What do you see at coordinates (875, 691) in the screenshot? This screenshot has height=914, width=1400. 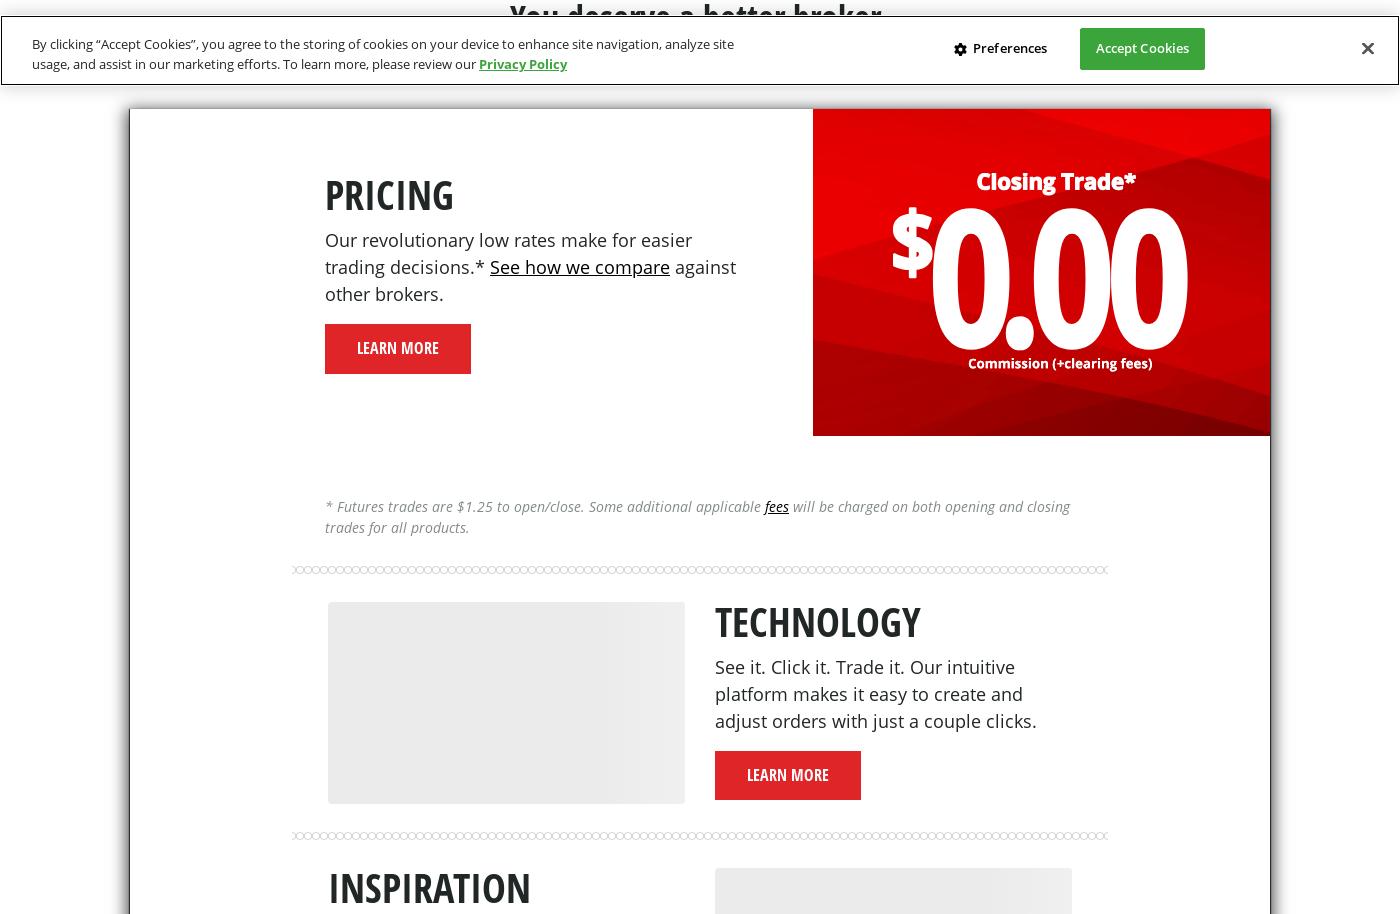 I see `'See it. Click it. Trade it. Our intuitive platform makes it easy to create and adjust orders with just a couple clicks.'` at bounding box center [875, 691].